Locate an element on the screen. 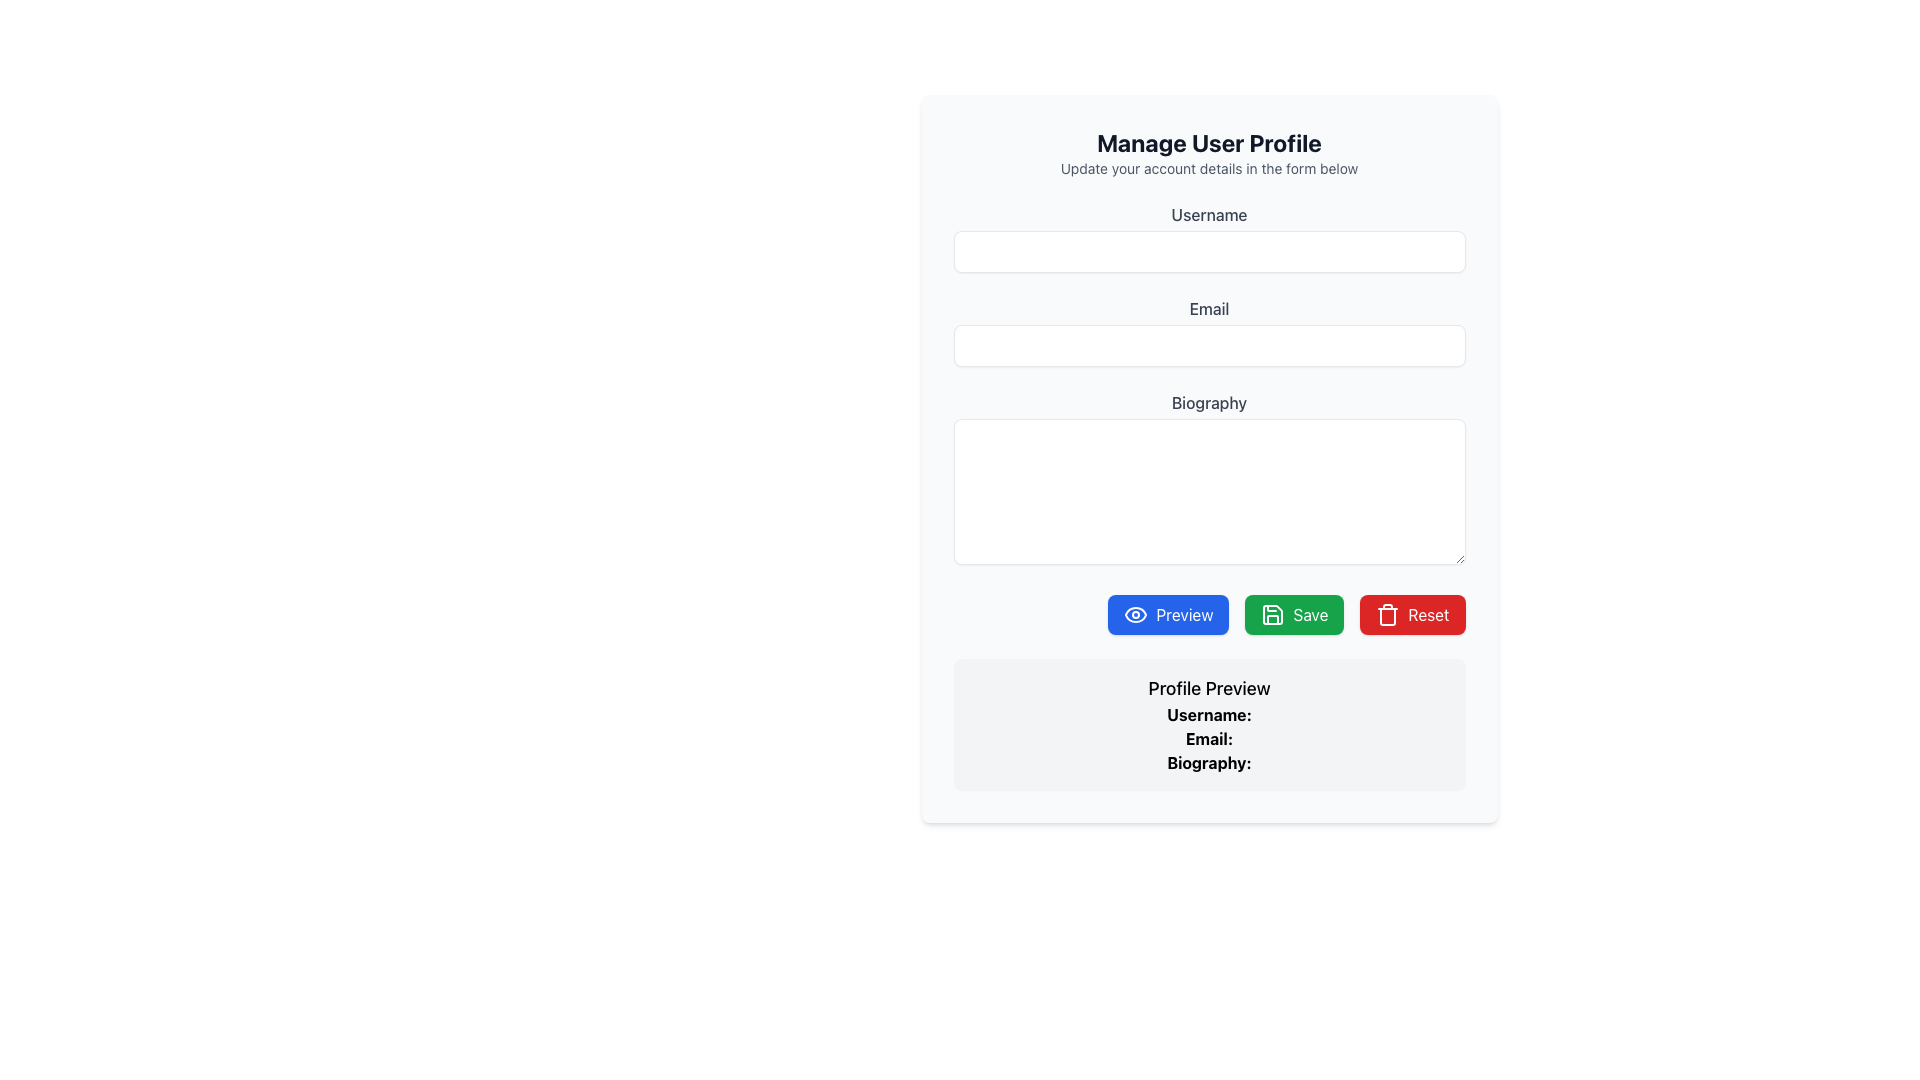 This screenshot has height=1080, width=1920. the label indicating the email input field, which is positioned directly above the email input field in the form layout is located at coordinates (1208, 308).